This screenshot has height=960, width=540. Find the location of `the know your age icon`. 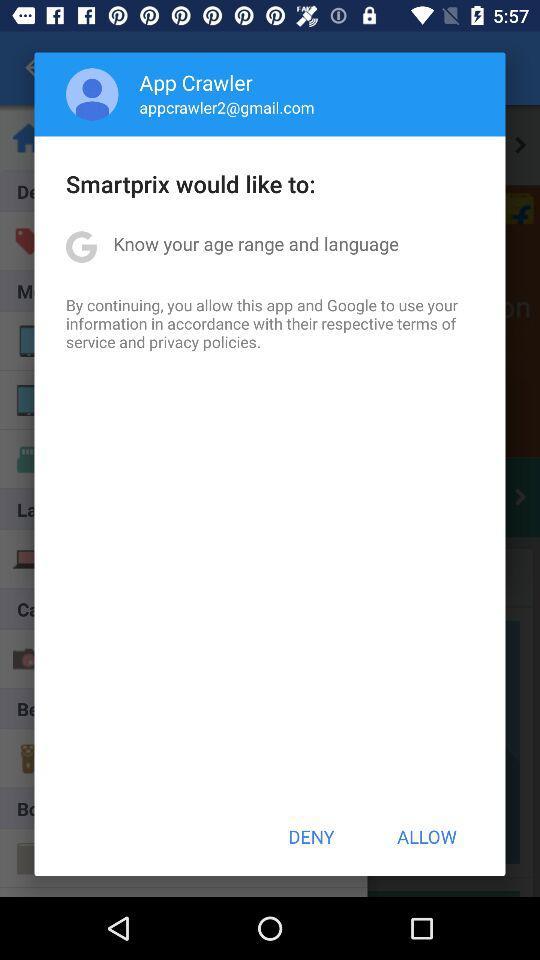

the know your age icon is located at coordinates (256, 242).